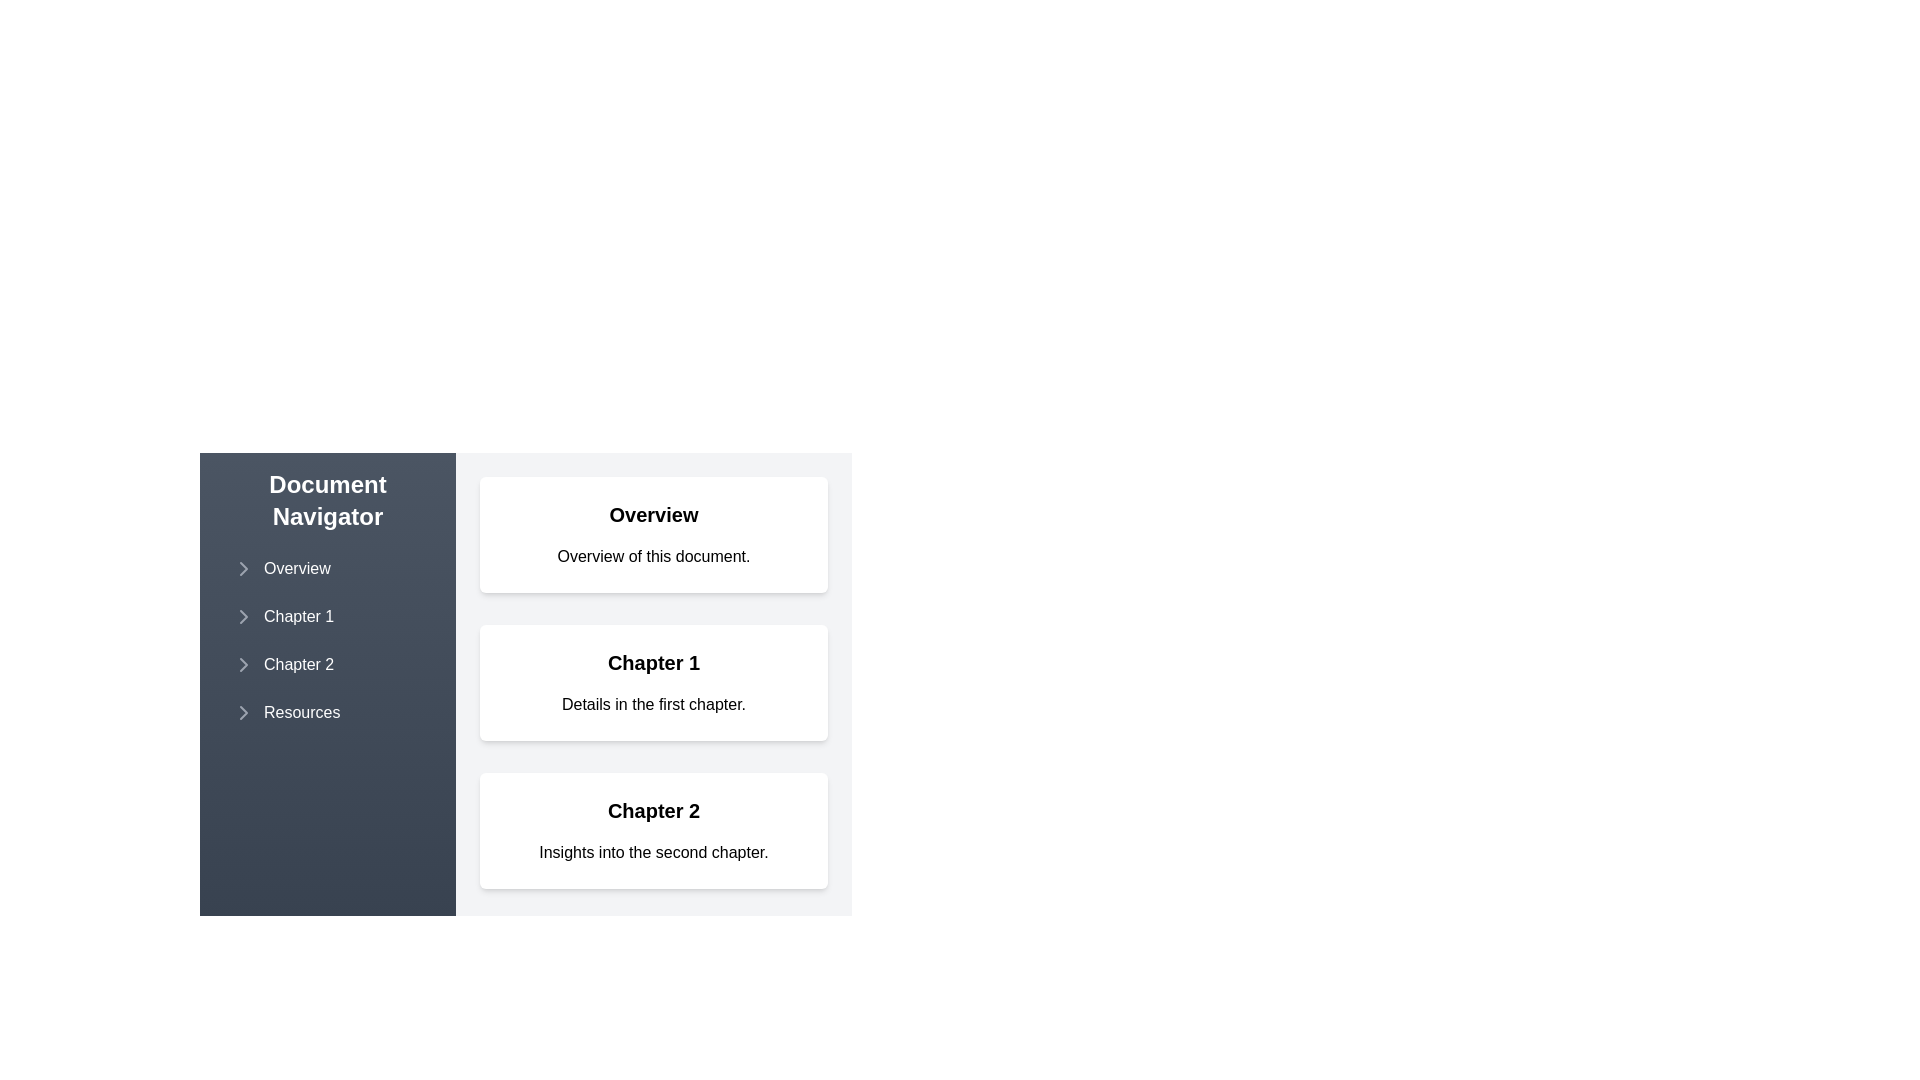  What do you see at coordinates (327, 664) in the screenshot?
I see `the 'Chapter 2' button-like navigation link in the Document Navigator` at bounding box center [327, 664].